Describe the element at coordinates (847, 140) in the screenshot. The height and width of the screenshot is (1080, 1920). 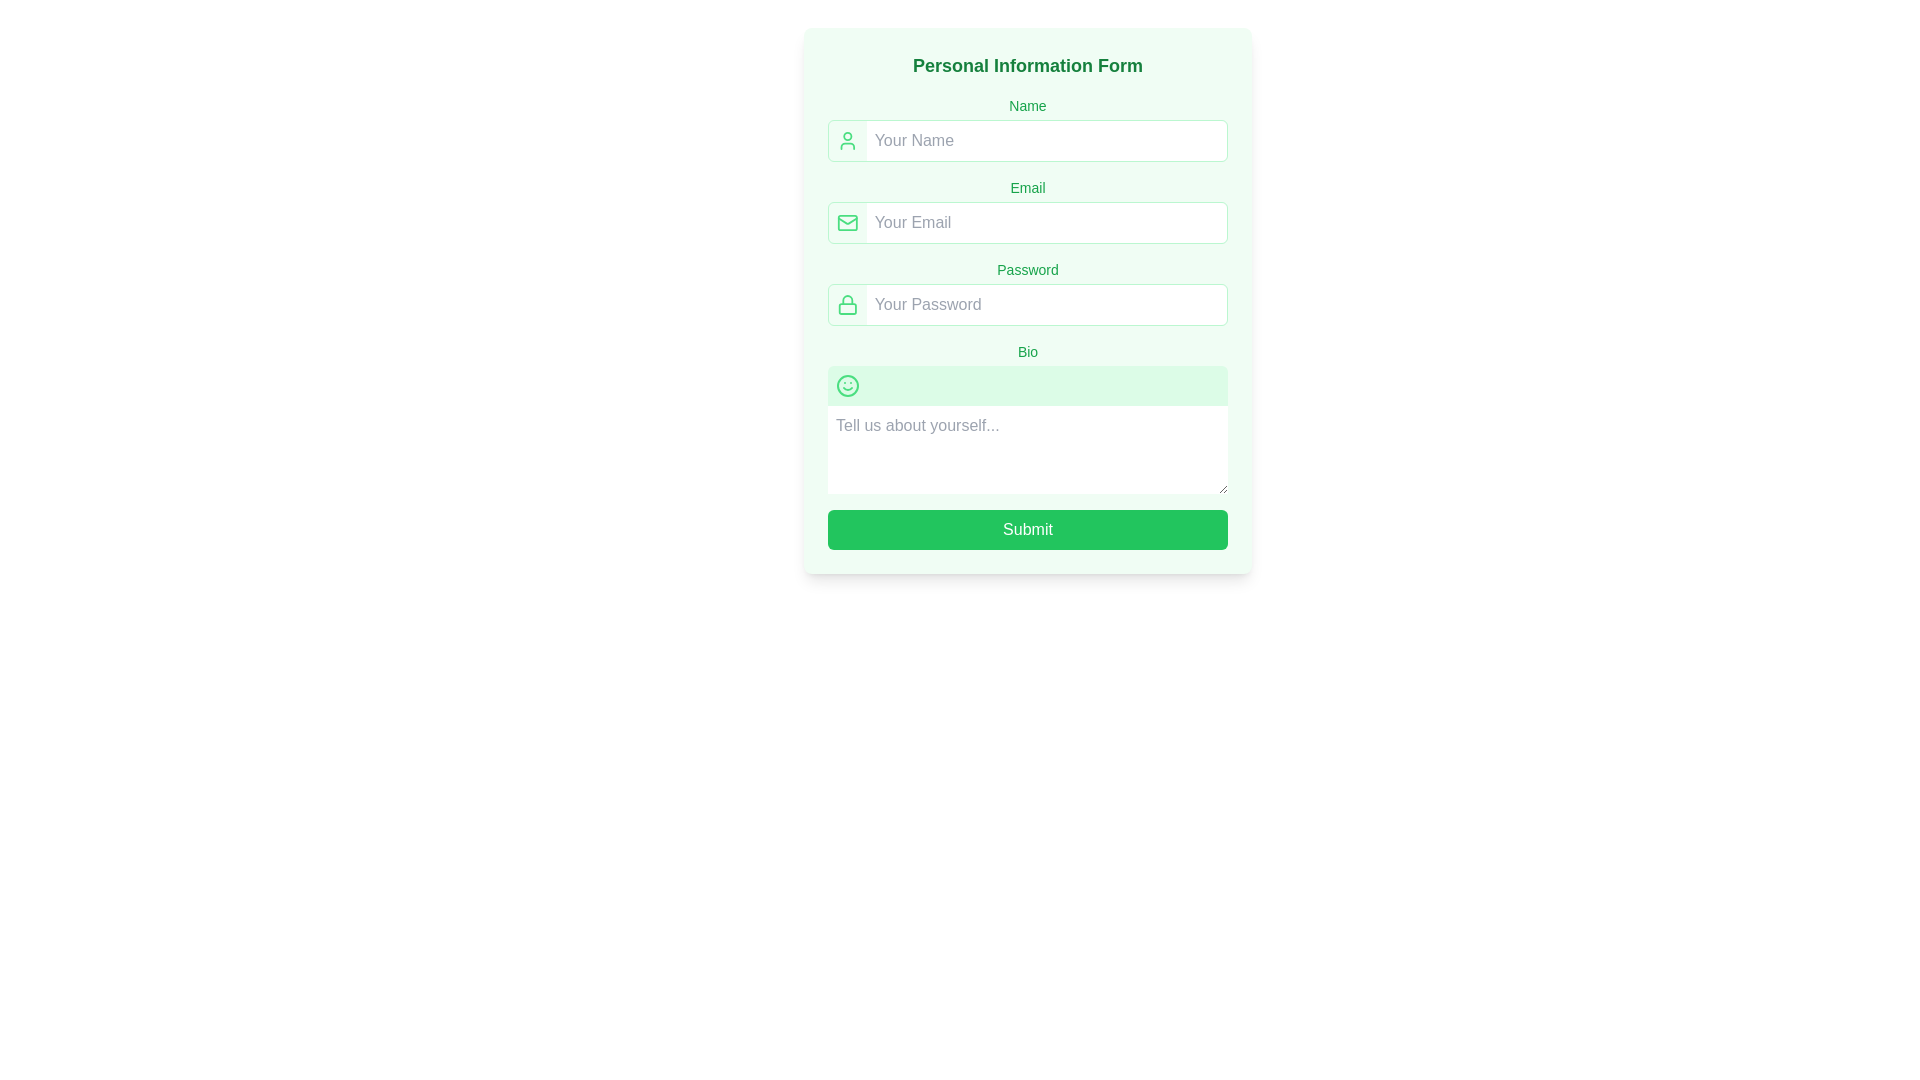
I see `the user profile icon, which is represented by a simplistic outline with a green stroke, located to the left of the 'Your Name' input field in the 'Name' section of the form` at that location.